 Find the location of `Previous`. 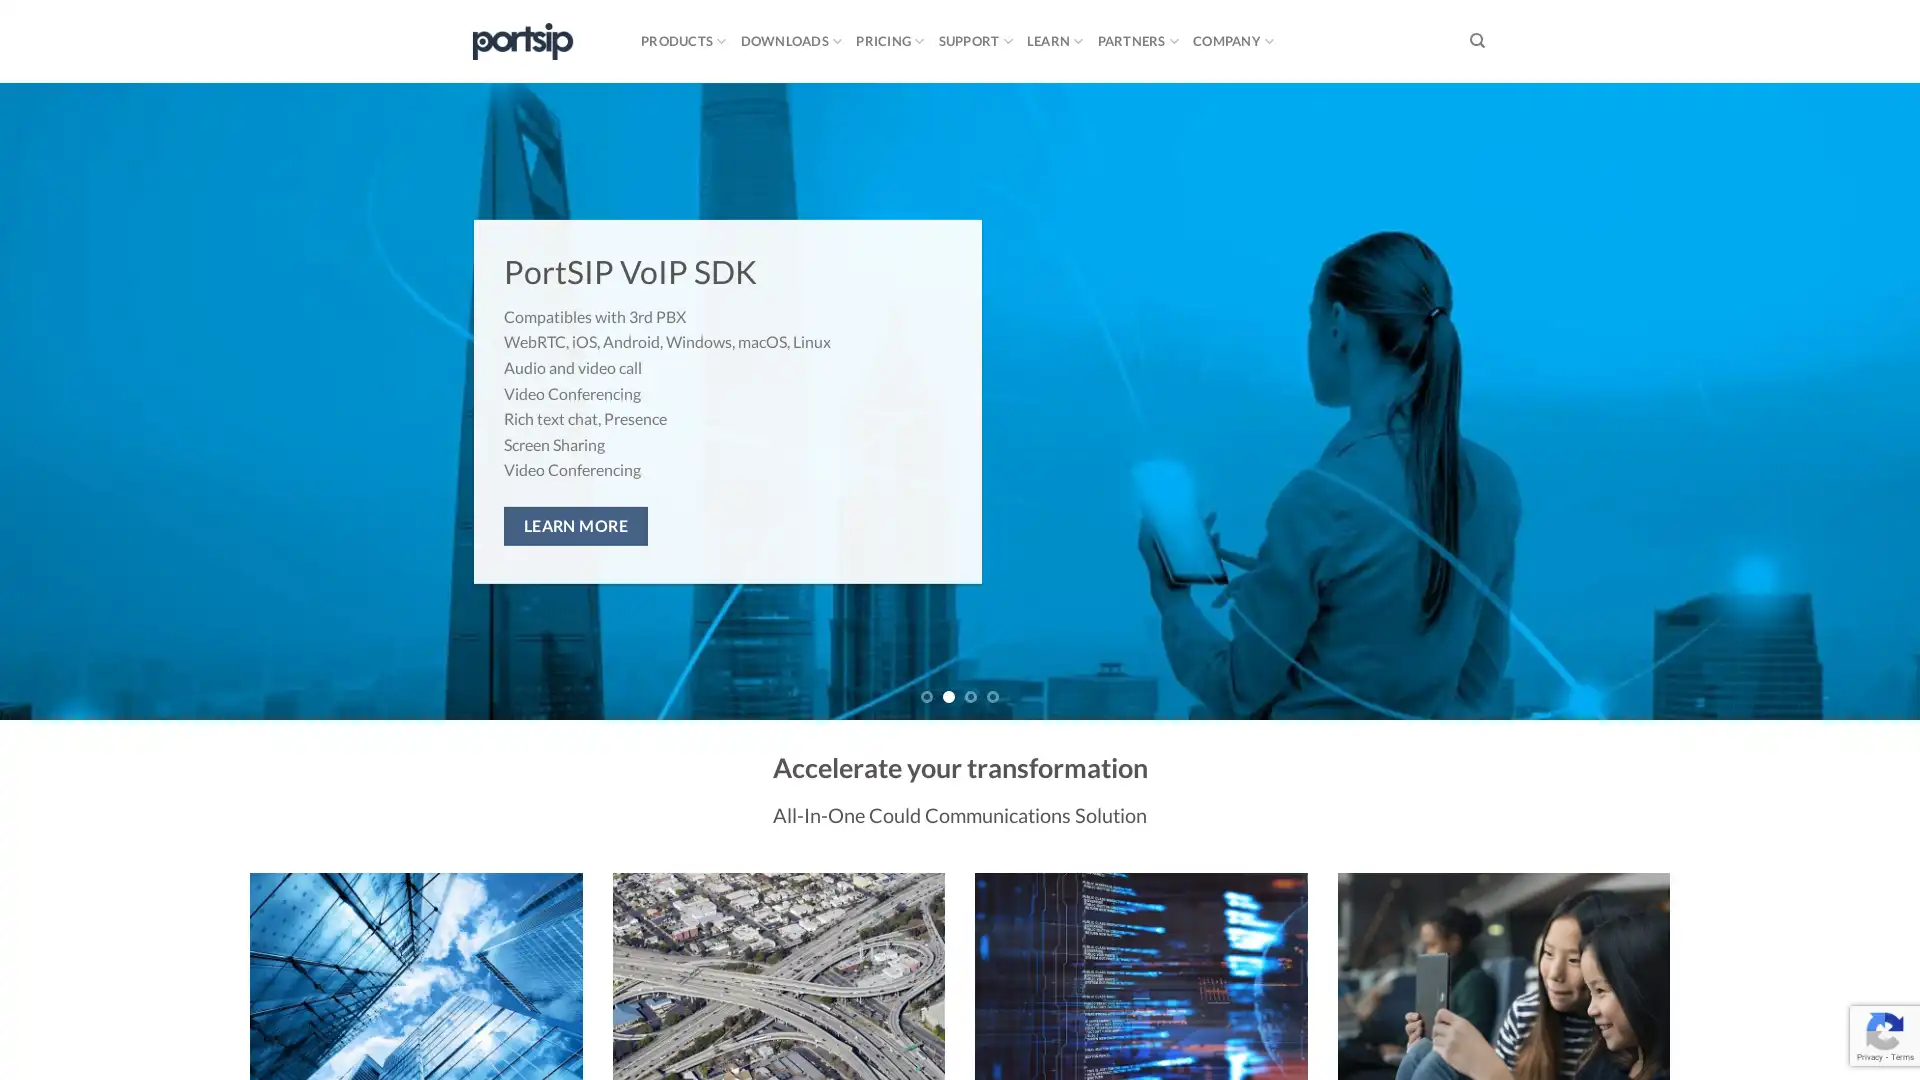

Previous is located at coordinates (62, 401).